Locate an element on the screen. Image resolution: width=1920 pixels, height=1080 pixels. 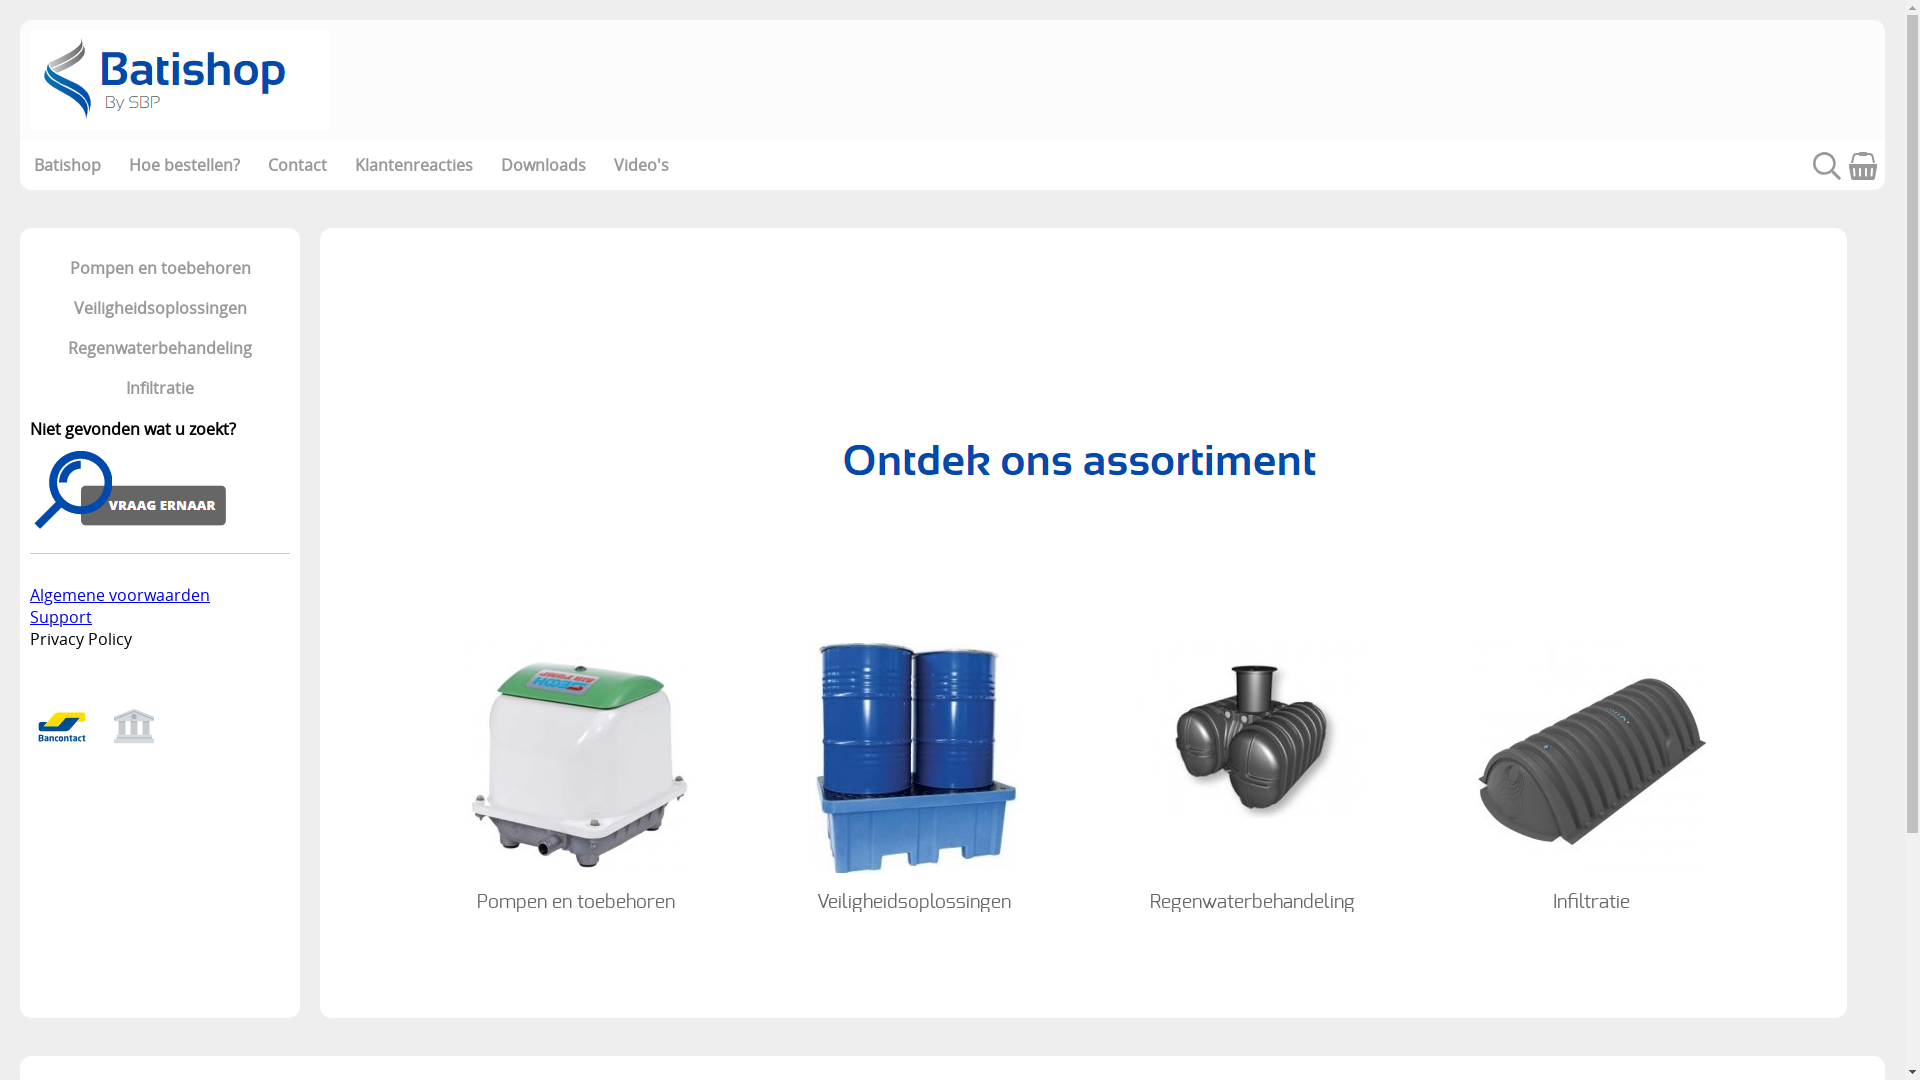
'Klantenreacties' is located at coordinates (412, 164).